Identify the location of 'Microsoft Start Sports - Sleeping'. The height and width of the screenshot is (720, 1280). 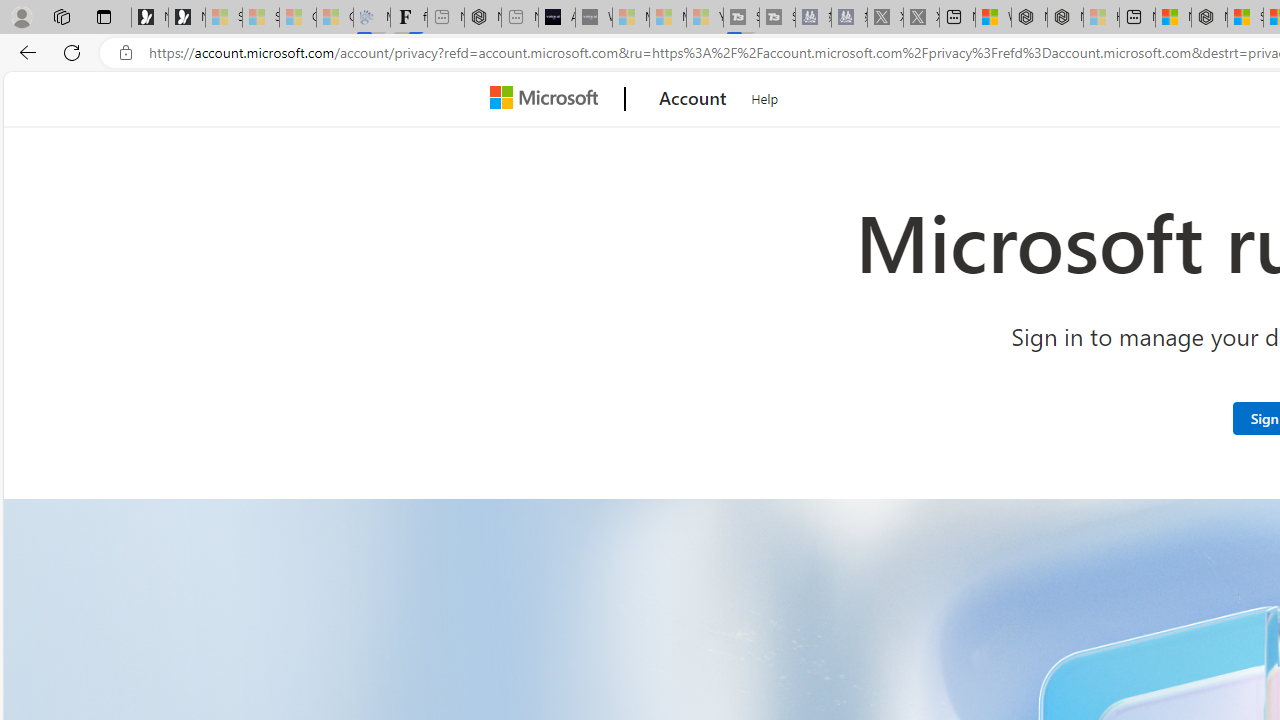
(630, 17).